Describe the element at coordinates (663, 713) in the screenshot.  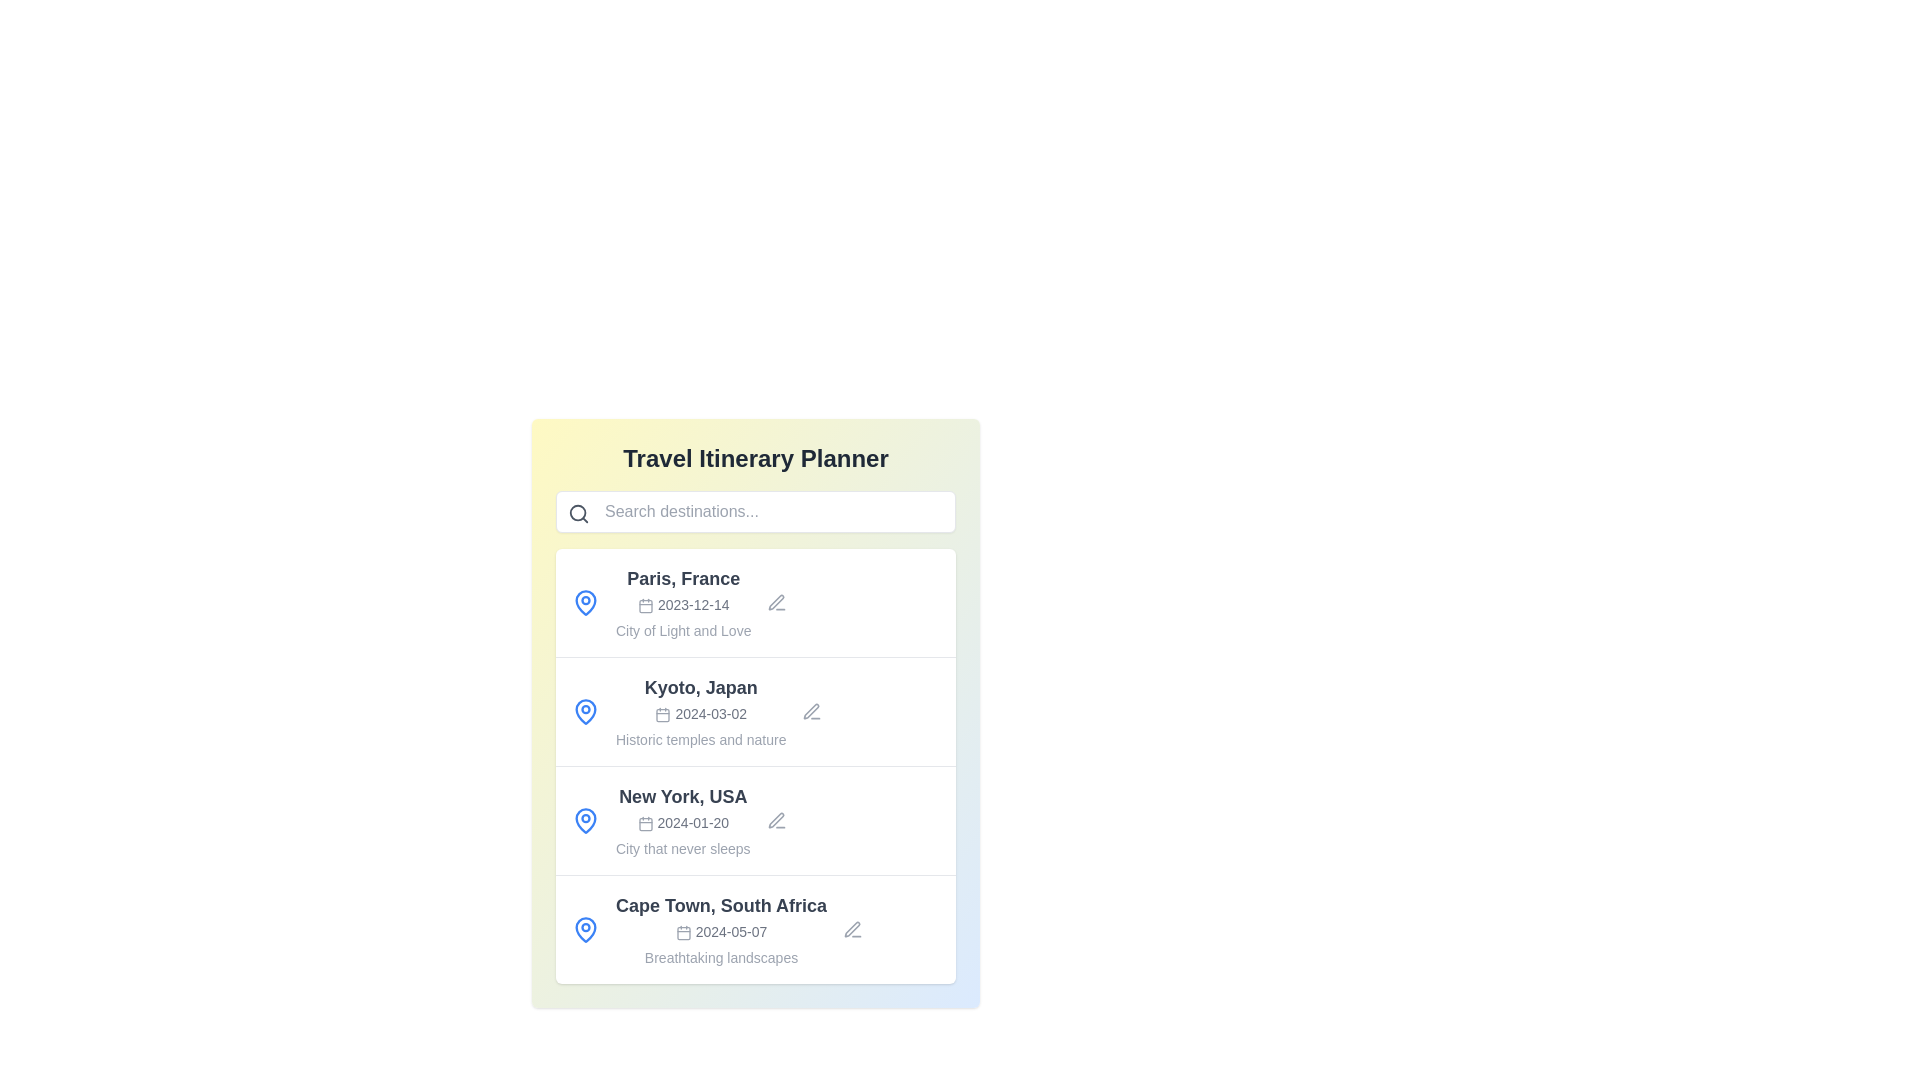
I see `the calendar icon, which is an outline illustration positioned beside the text '2024-03-02' in the 'Kyoto, Japan' list item` at that location.